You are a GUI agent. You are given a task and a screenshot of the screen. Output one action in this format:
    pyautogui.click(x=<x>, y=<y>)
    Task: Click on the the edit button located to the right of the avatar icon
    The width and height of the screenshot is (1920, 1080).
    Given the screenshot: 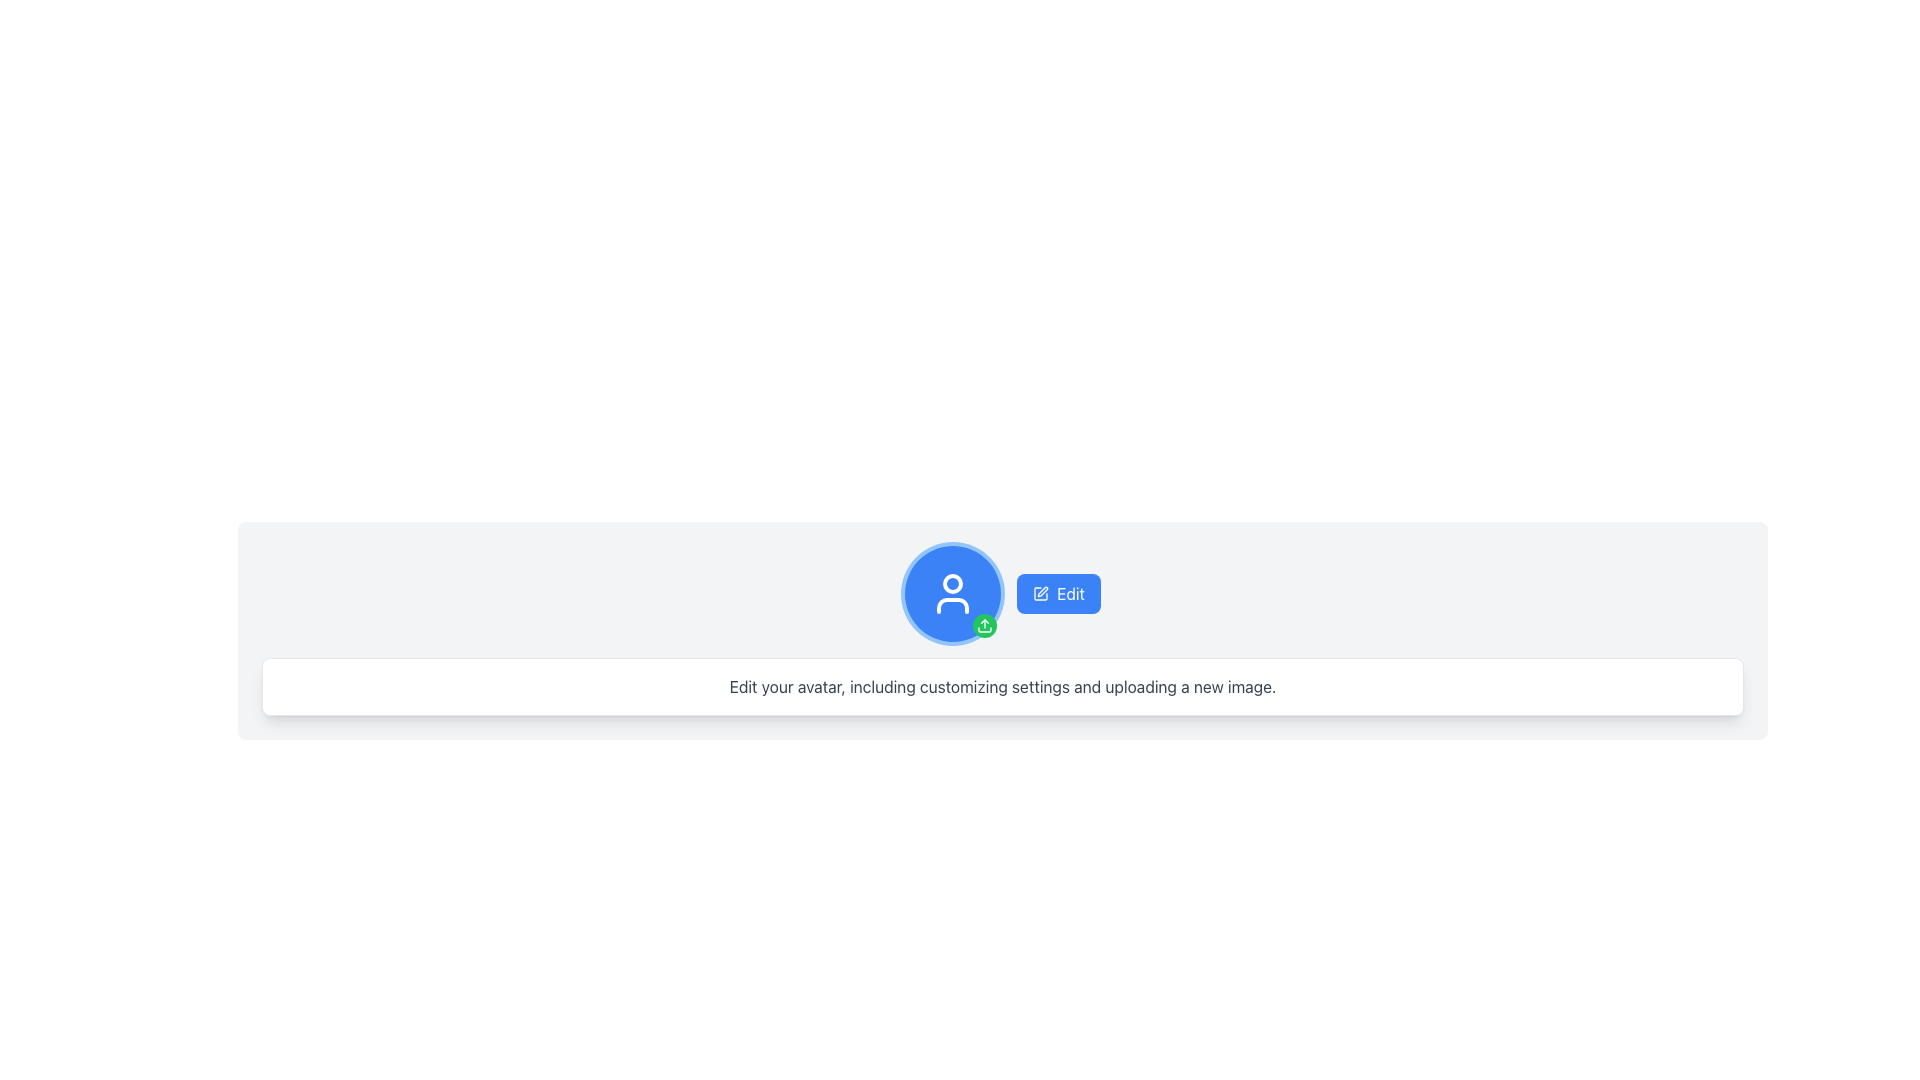 What is the action you would take?
    pyautogui.click(x=1058, y=593)
    